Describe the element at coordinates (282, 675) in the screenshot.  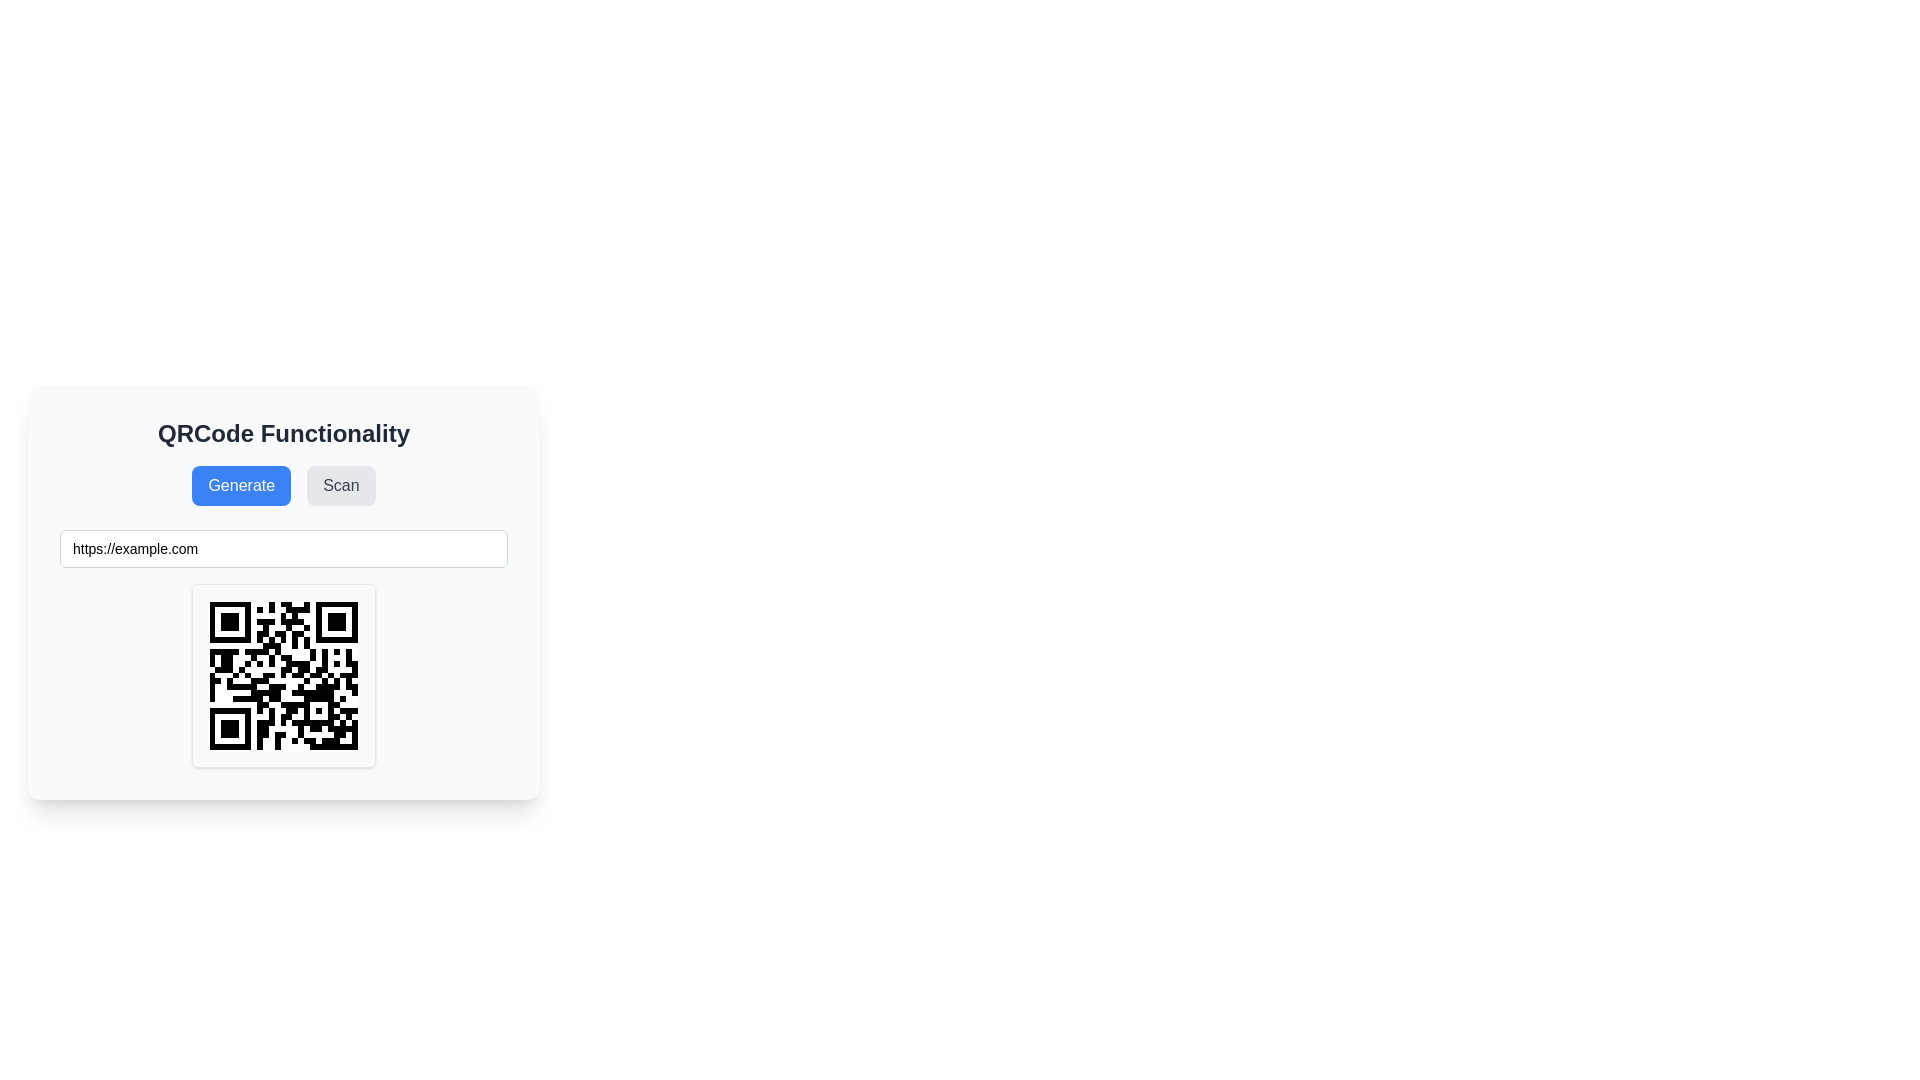
I see `the QR code image that encodes the URL 'https://example.com' to select it` at that location.